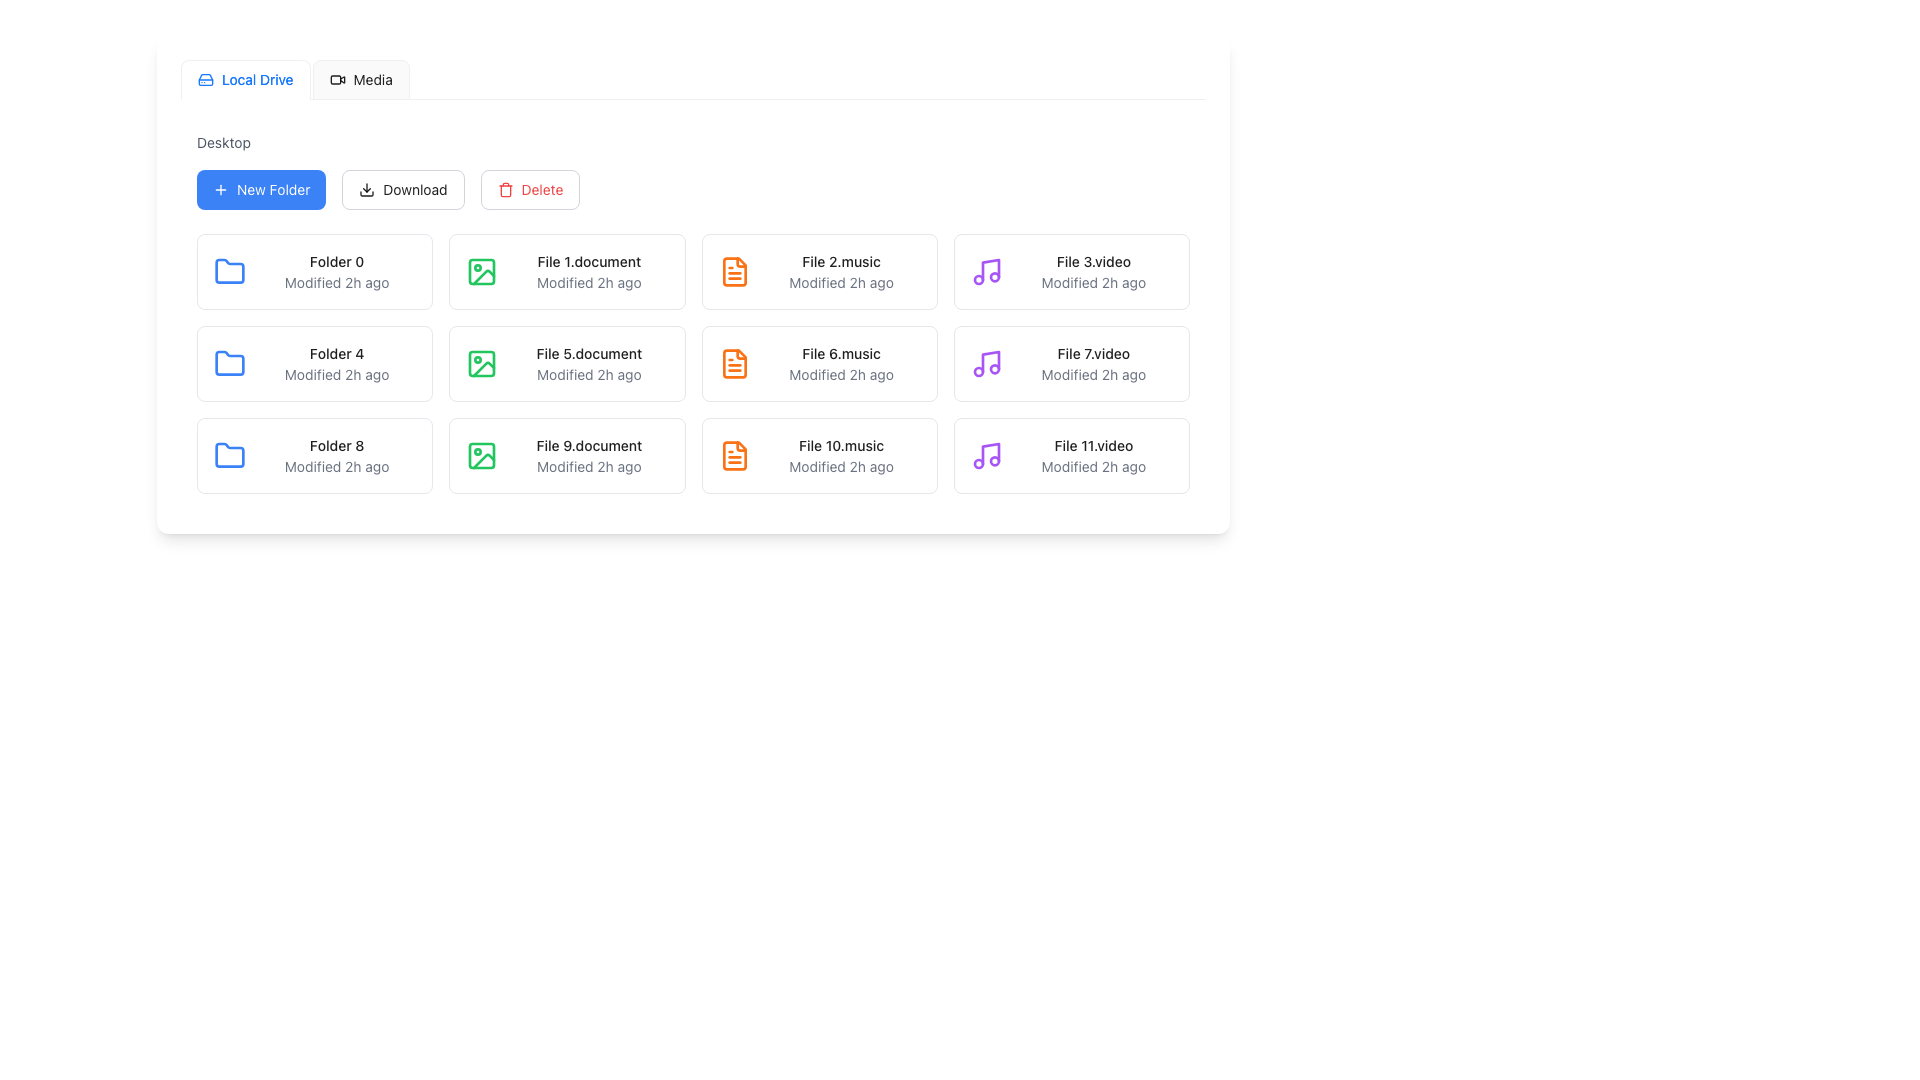  What do you see at coordinates (841, 363) in the screenshot?
I see `the Text Display element representing the file 'File 6.music' with its last modified timestamp 'Modified 2h ago'` at bounding box center [841, 363].